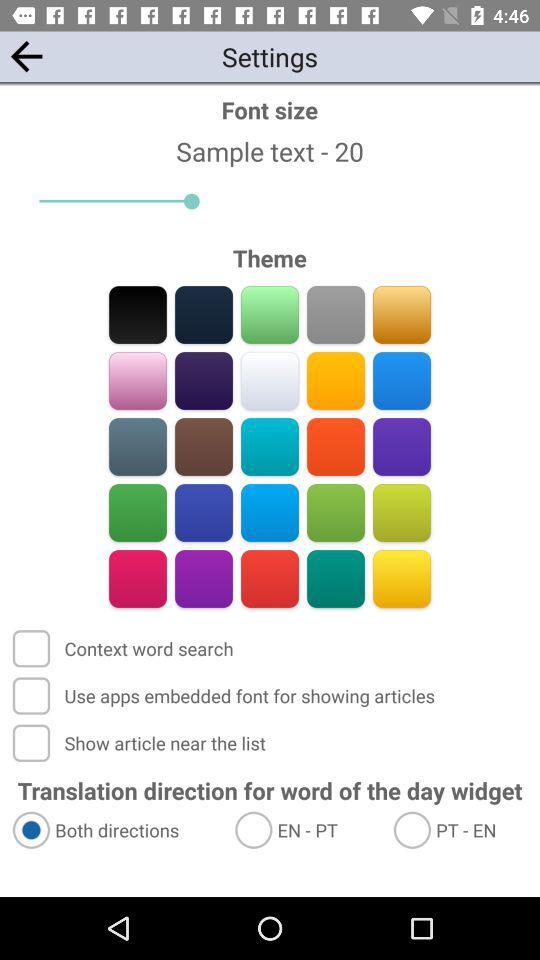 This screenshot has height=960, width=540. What do you see at coordinates (203, 380) in the screenshot?
I see `change theme option` at bounding box center [203, 380].